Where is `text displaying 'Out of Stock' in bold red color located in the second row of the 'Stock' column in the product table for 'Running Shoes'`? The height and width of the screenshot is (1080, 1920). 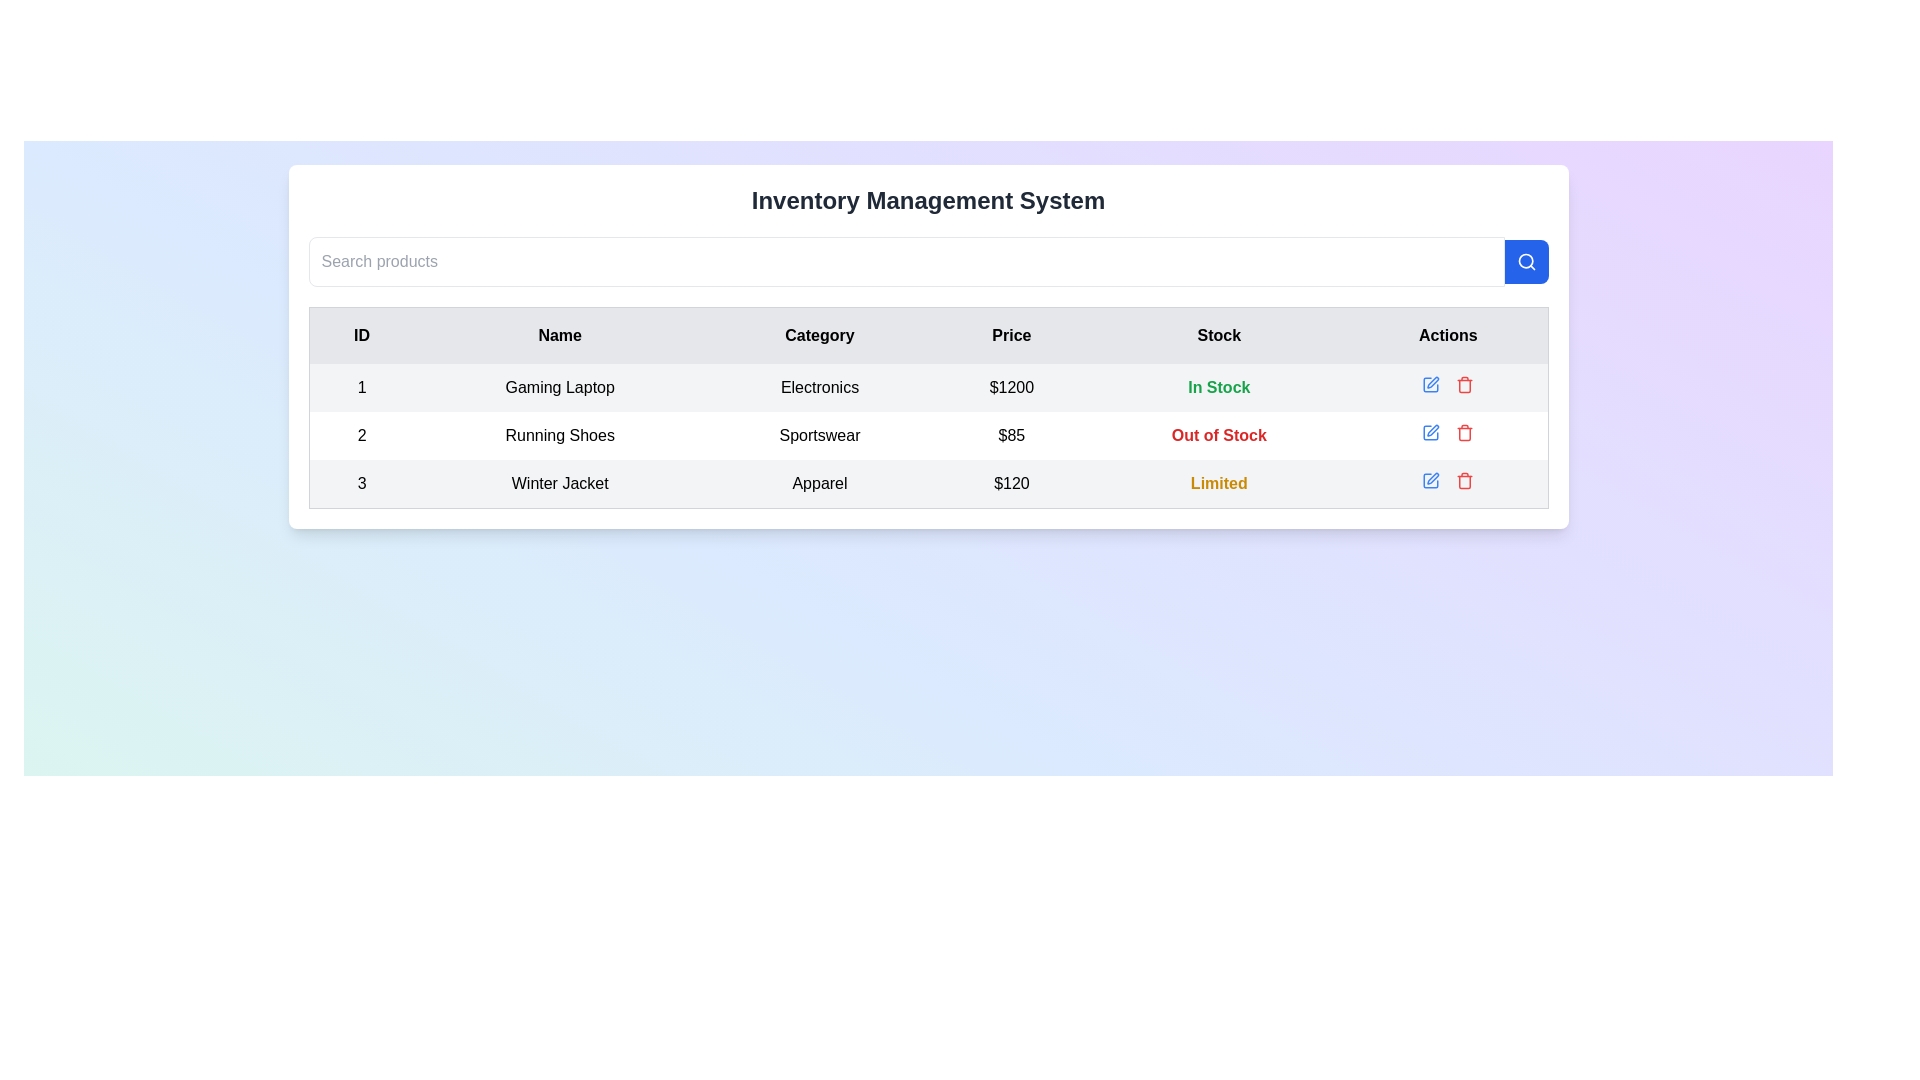
text displaying 'Out of Stock' in bold red color located in the second row of the 'Stock' column in the product table for 'Running Shoes' is located at coordinates (1218, 434).